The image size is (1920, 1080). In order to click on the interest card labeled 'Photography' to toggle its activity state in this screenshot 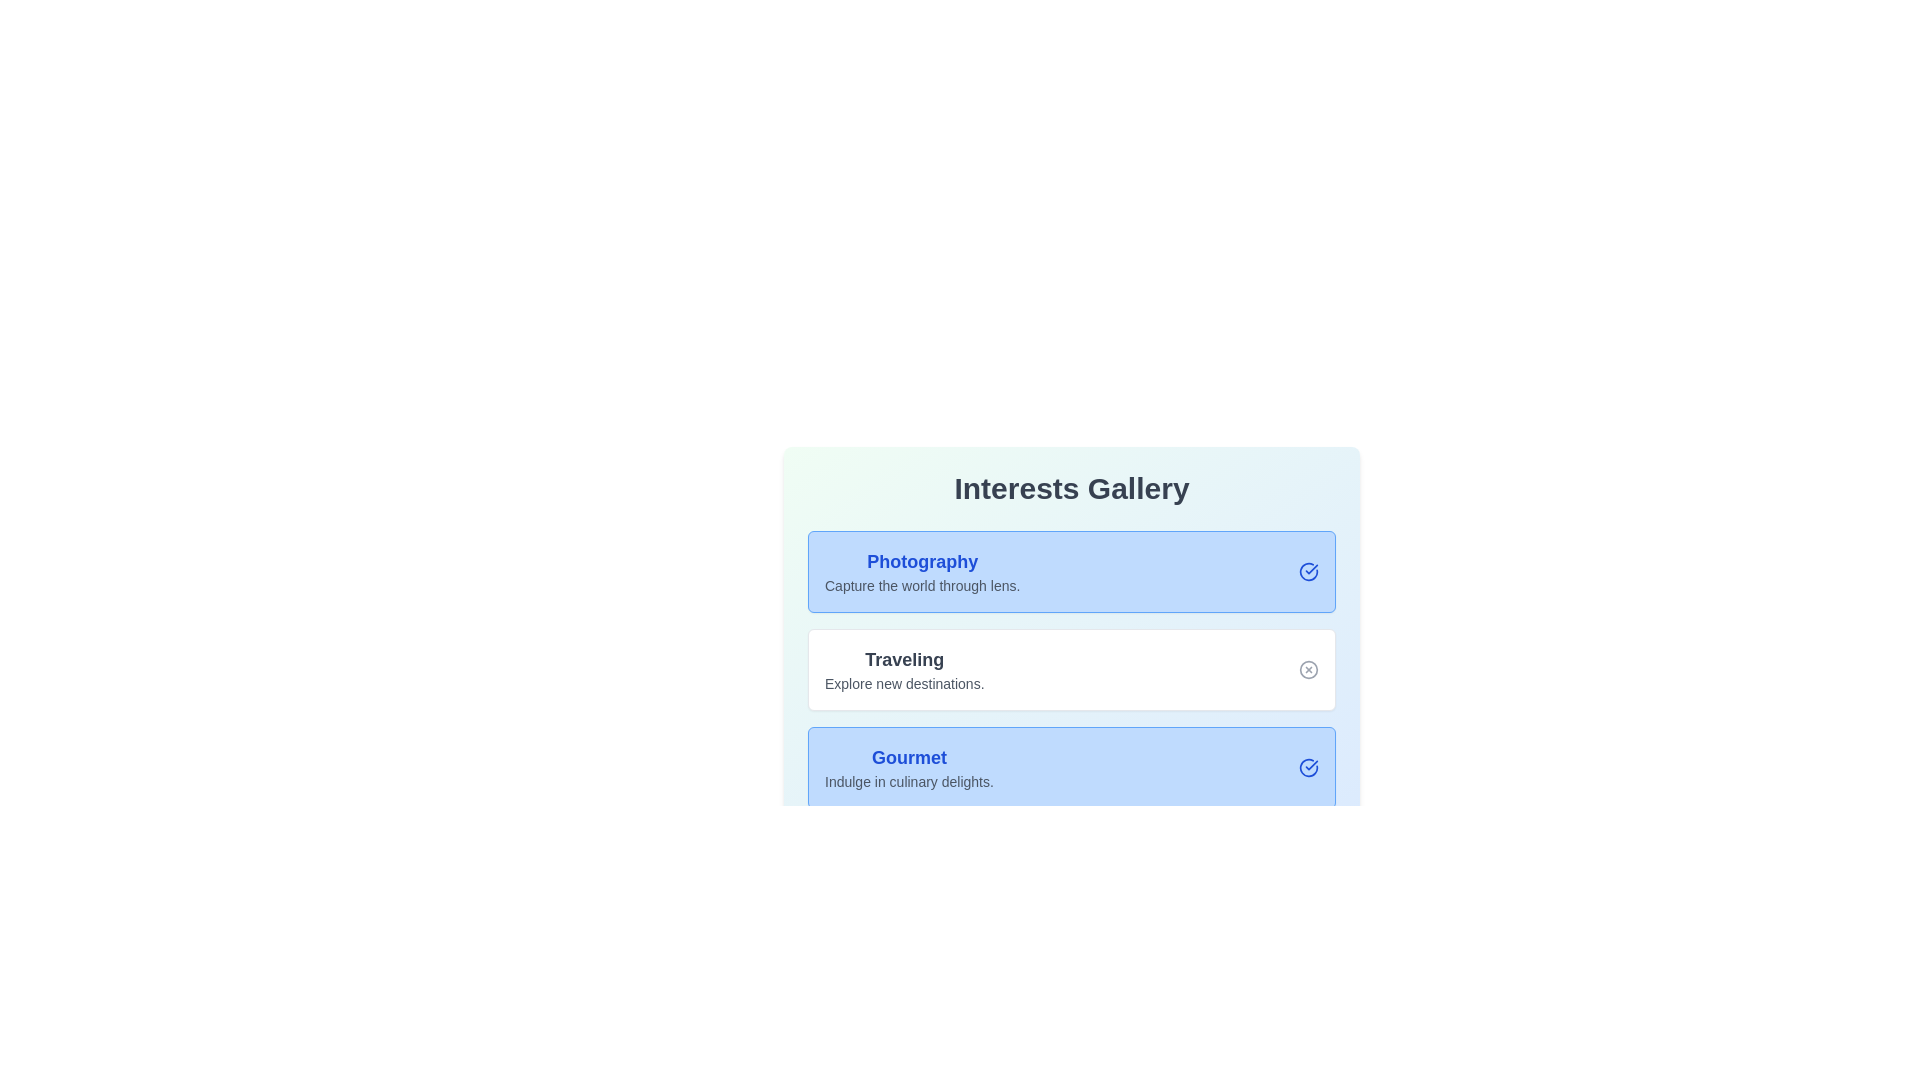, I will do `click(1070, 571)`.